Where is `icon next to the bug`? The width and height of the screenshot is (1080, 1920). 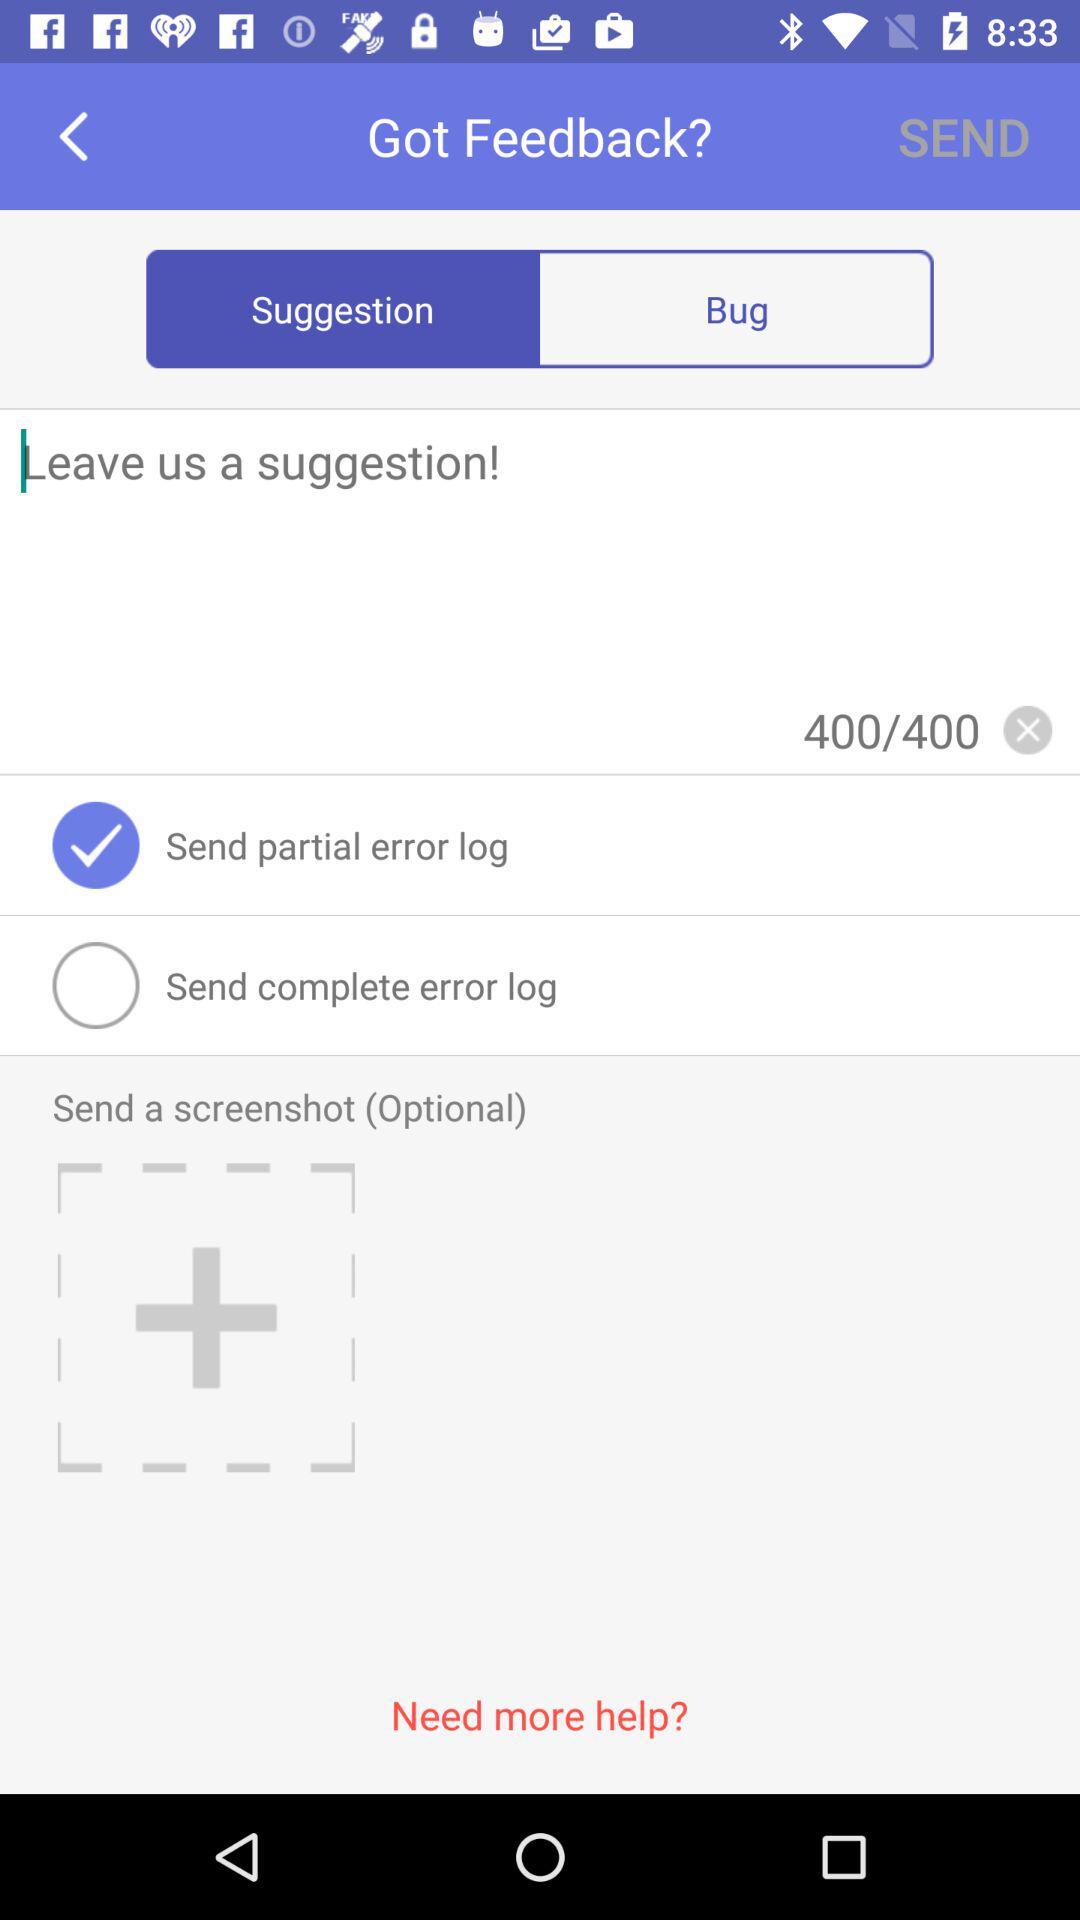 icon next to the bug is located at coordinates (342, 307).